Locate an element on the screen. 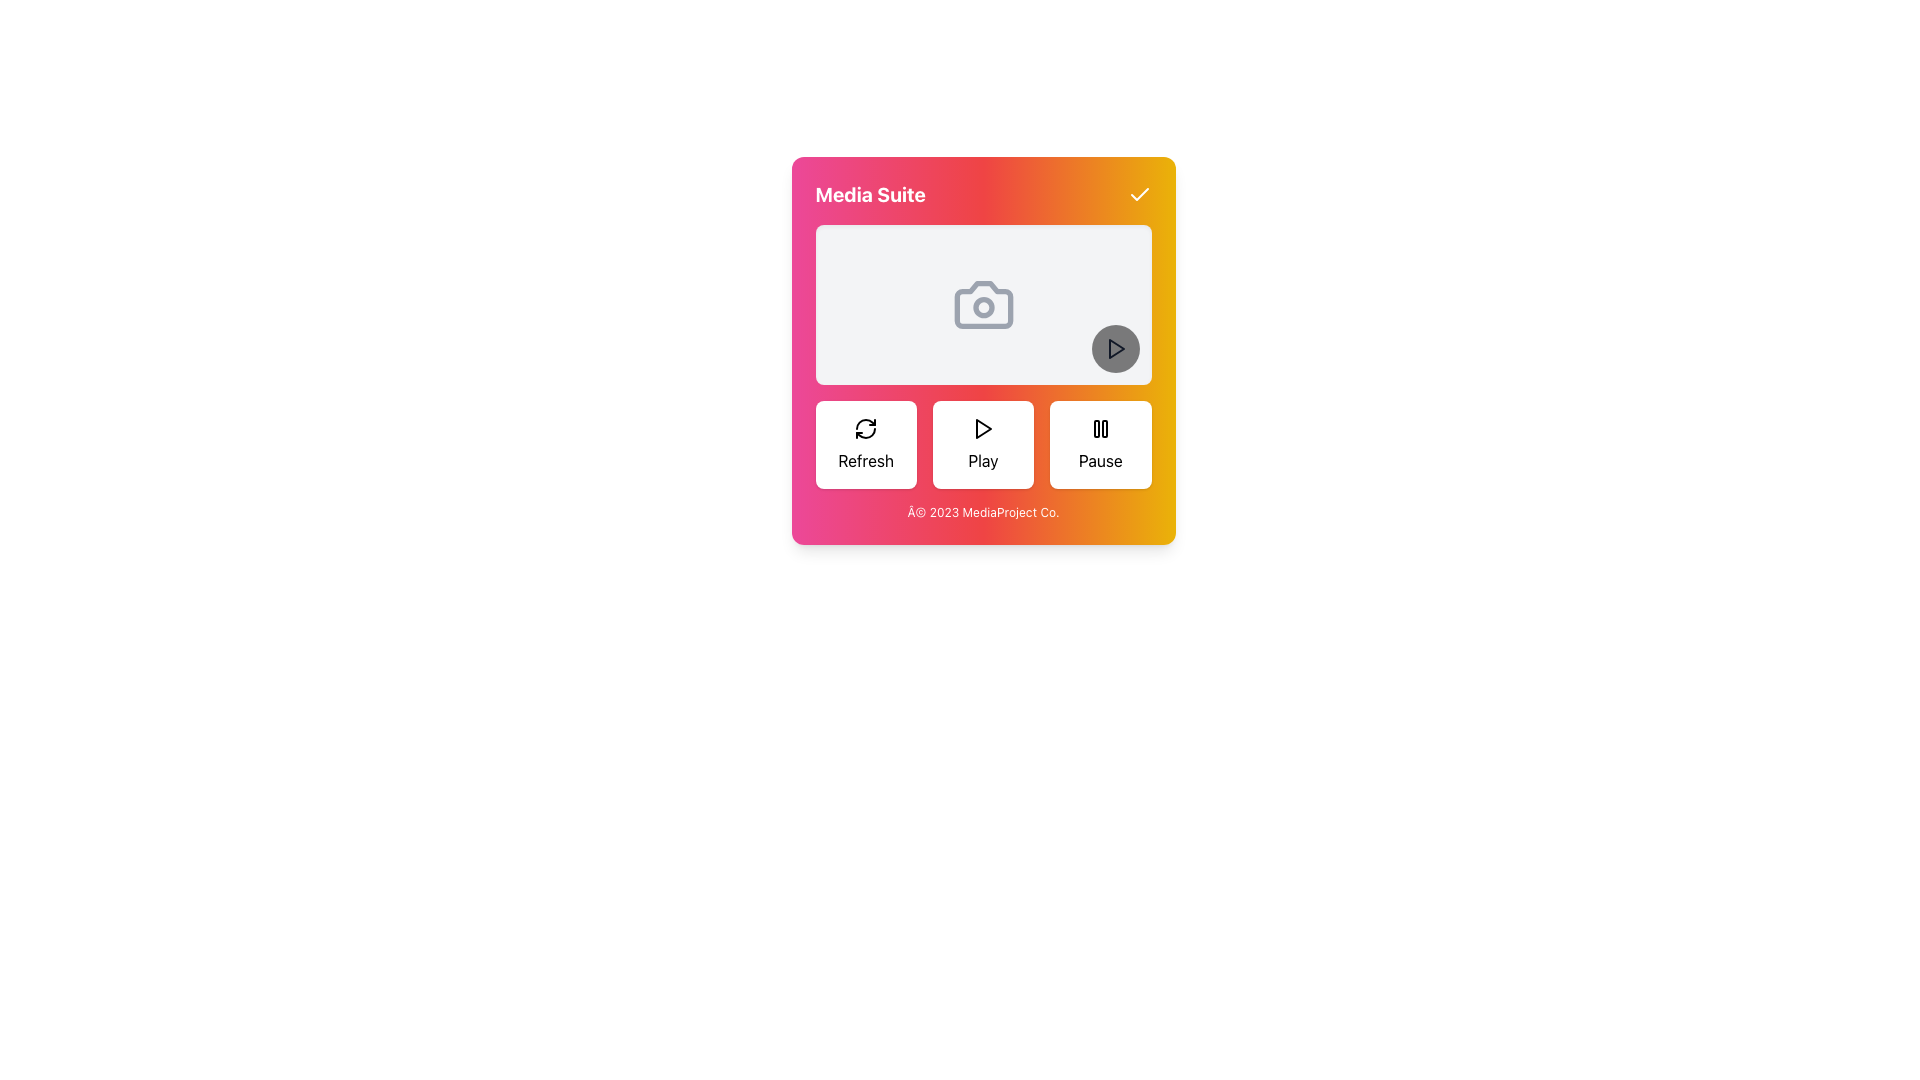 Image resolution: width=1920 pixels, height=1080 pixels. the 'Pause' button, which is a rectangular button with a white background and black text, located in the bottom-right corner of the media interface is located at coordinates (1099, 443).